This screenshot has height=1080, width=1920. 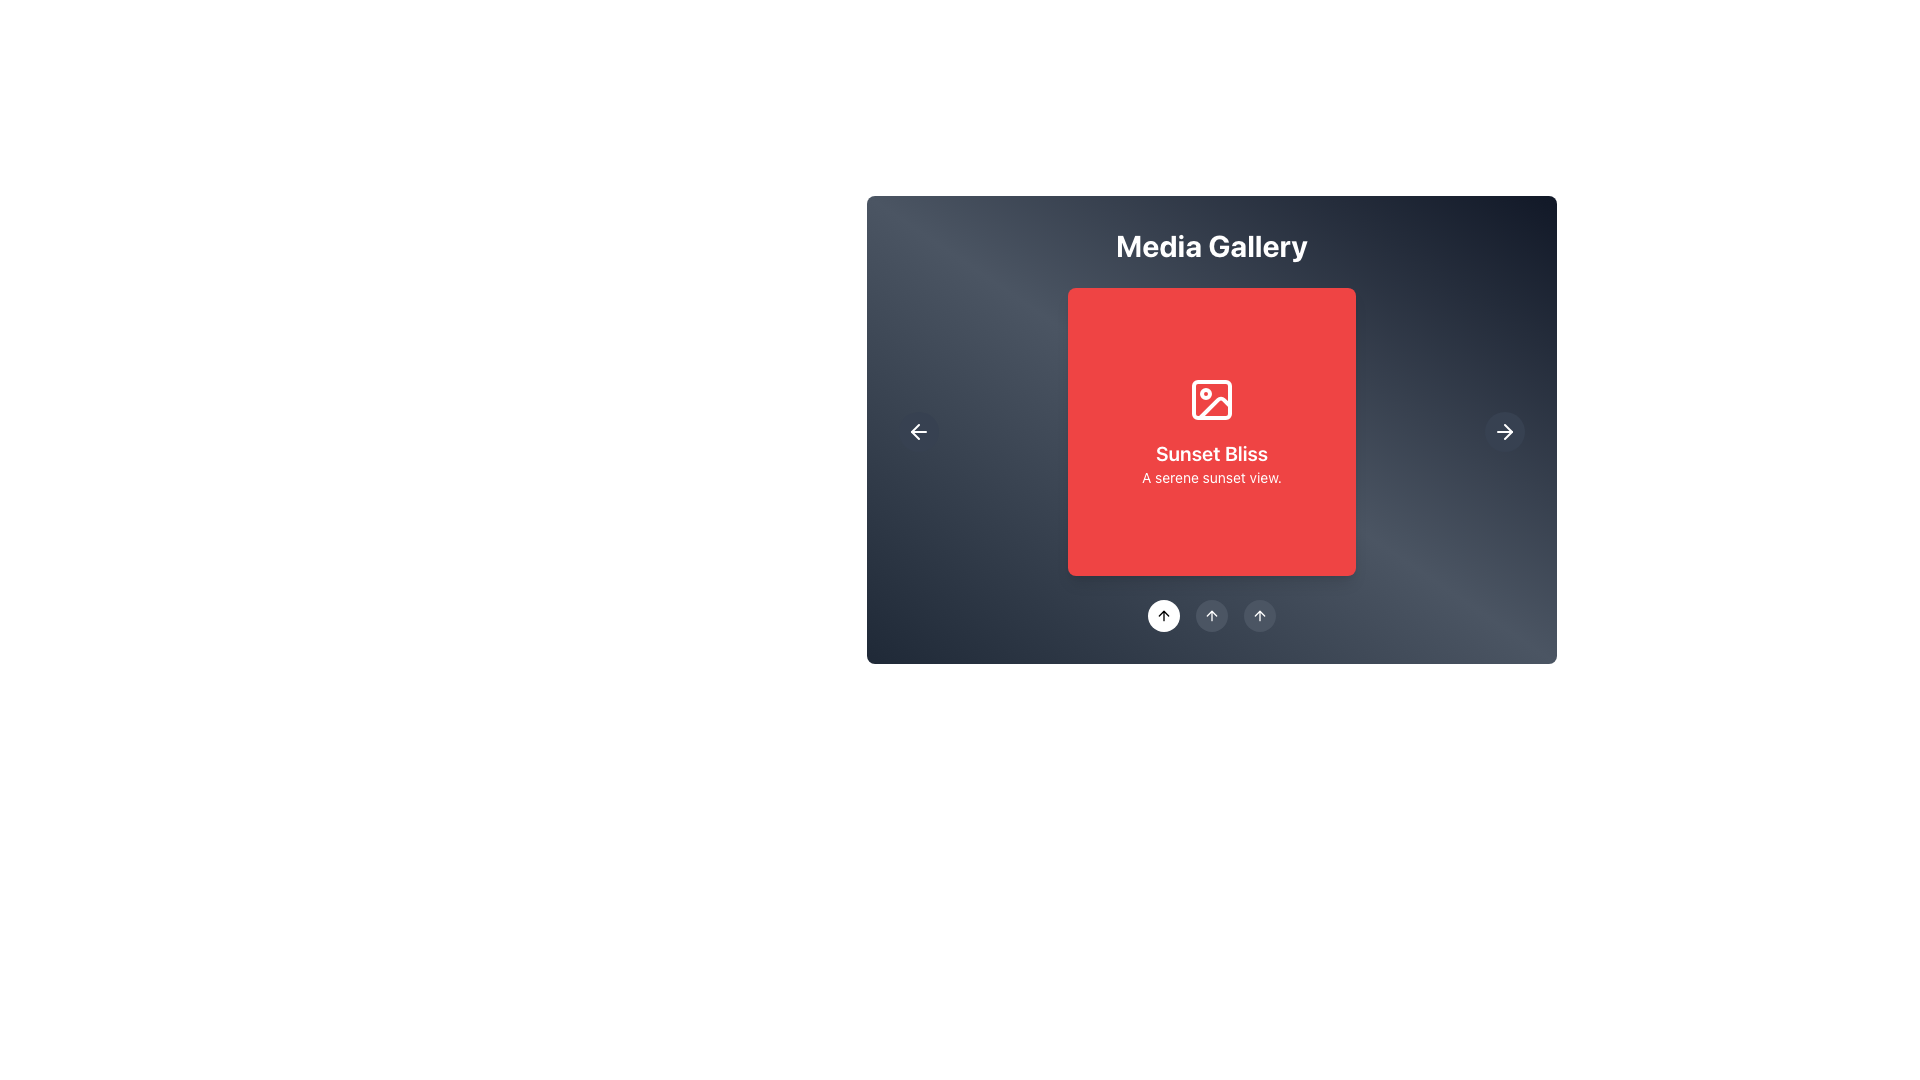 I want to click on the navigational arrow icon button located at the bottom-right section of the UI to scroll upwards in the media gallery, so click(x=1210, y=615).